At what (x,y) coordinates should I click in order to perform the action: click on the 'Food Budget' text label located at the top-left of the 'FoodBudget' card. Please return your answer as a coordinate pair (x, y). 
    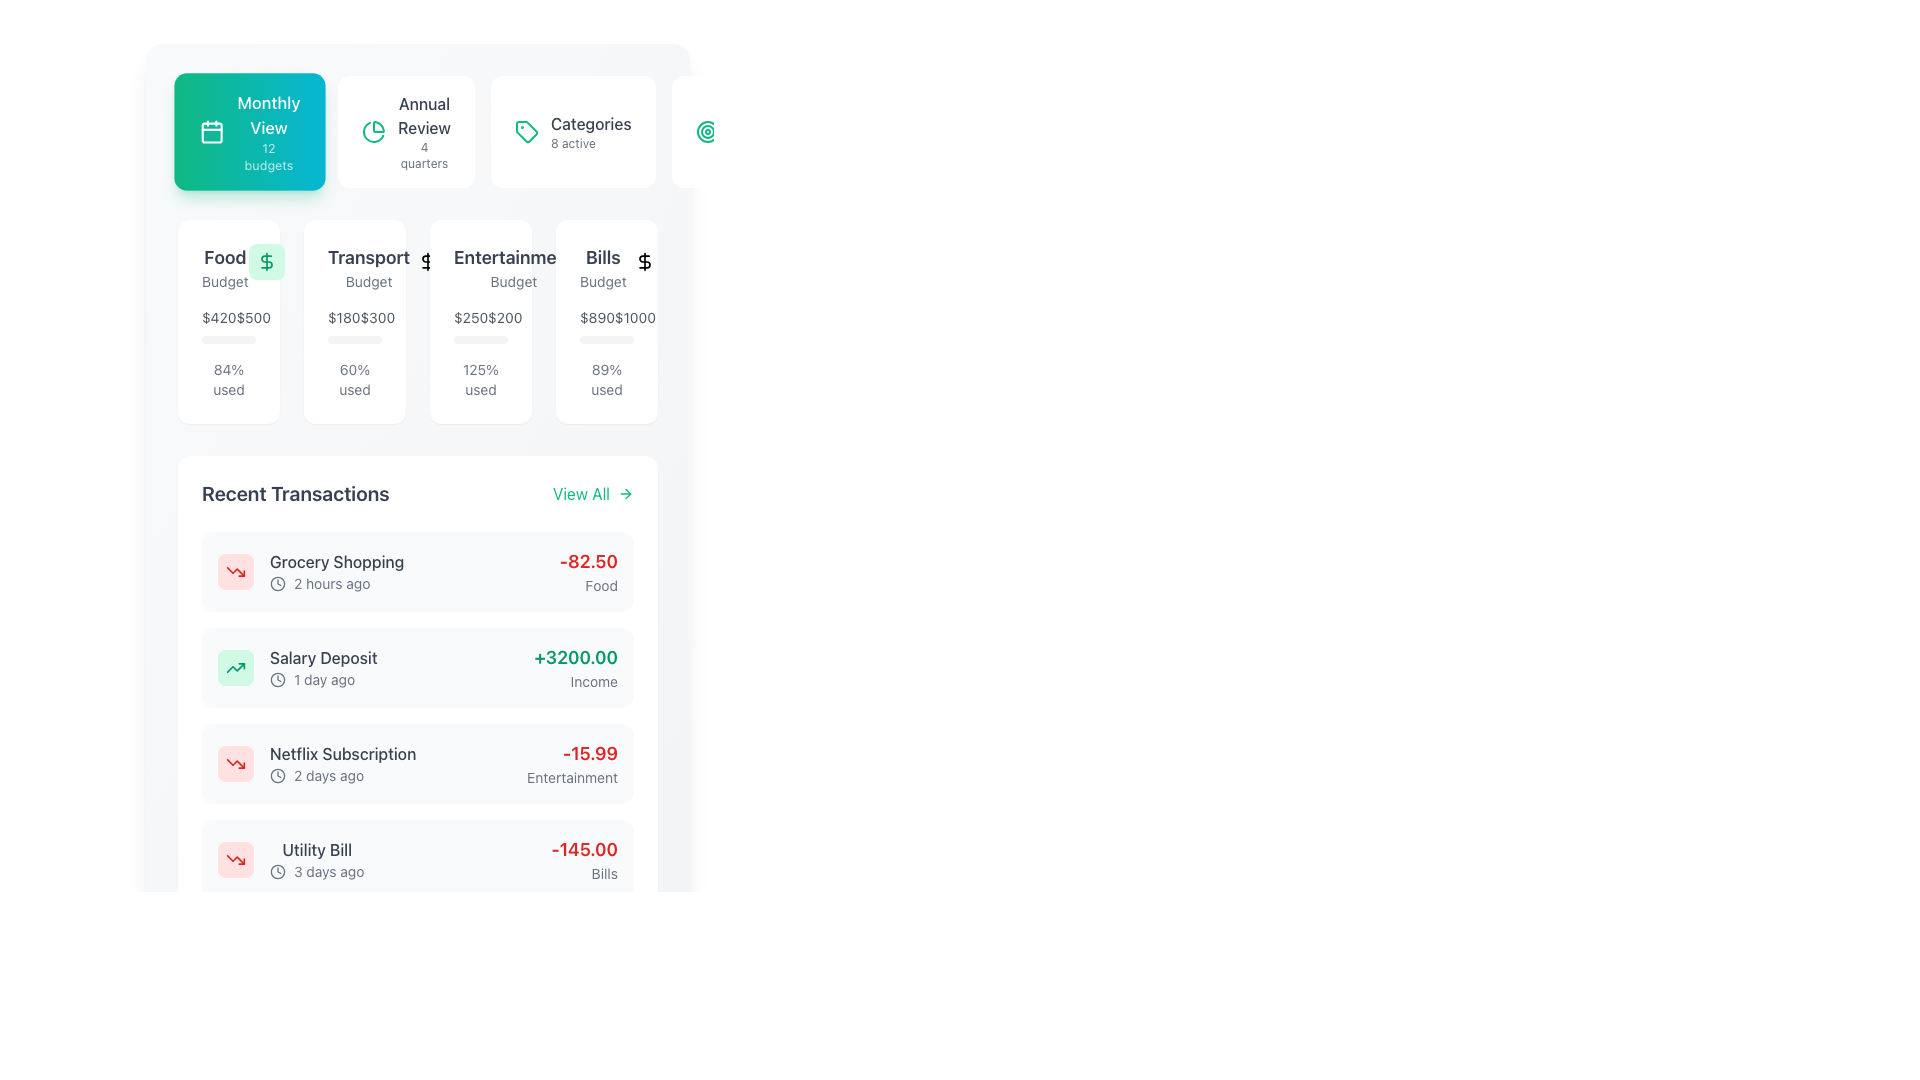
    Looking at the image, I should click on (229, 266).